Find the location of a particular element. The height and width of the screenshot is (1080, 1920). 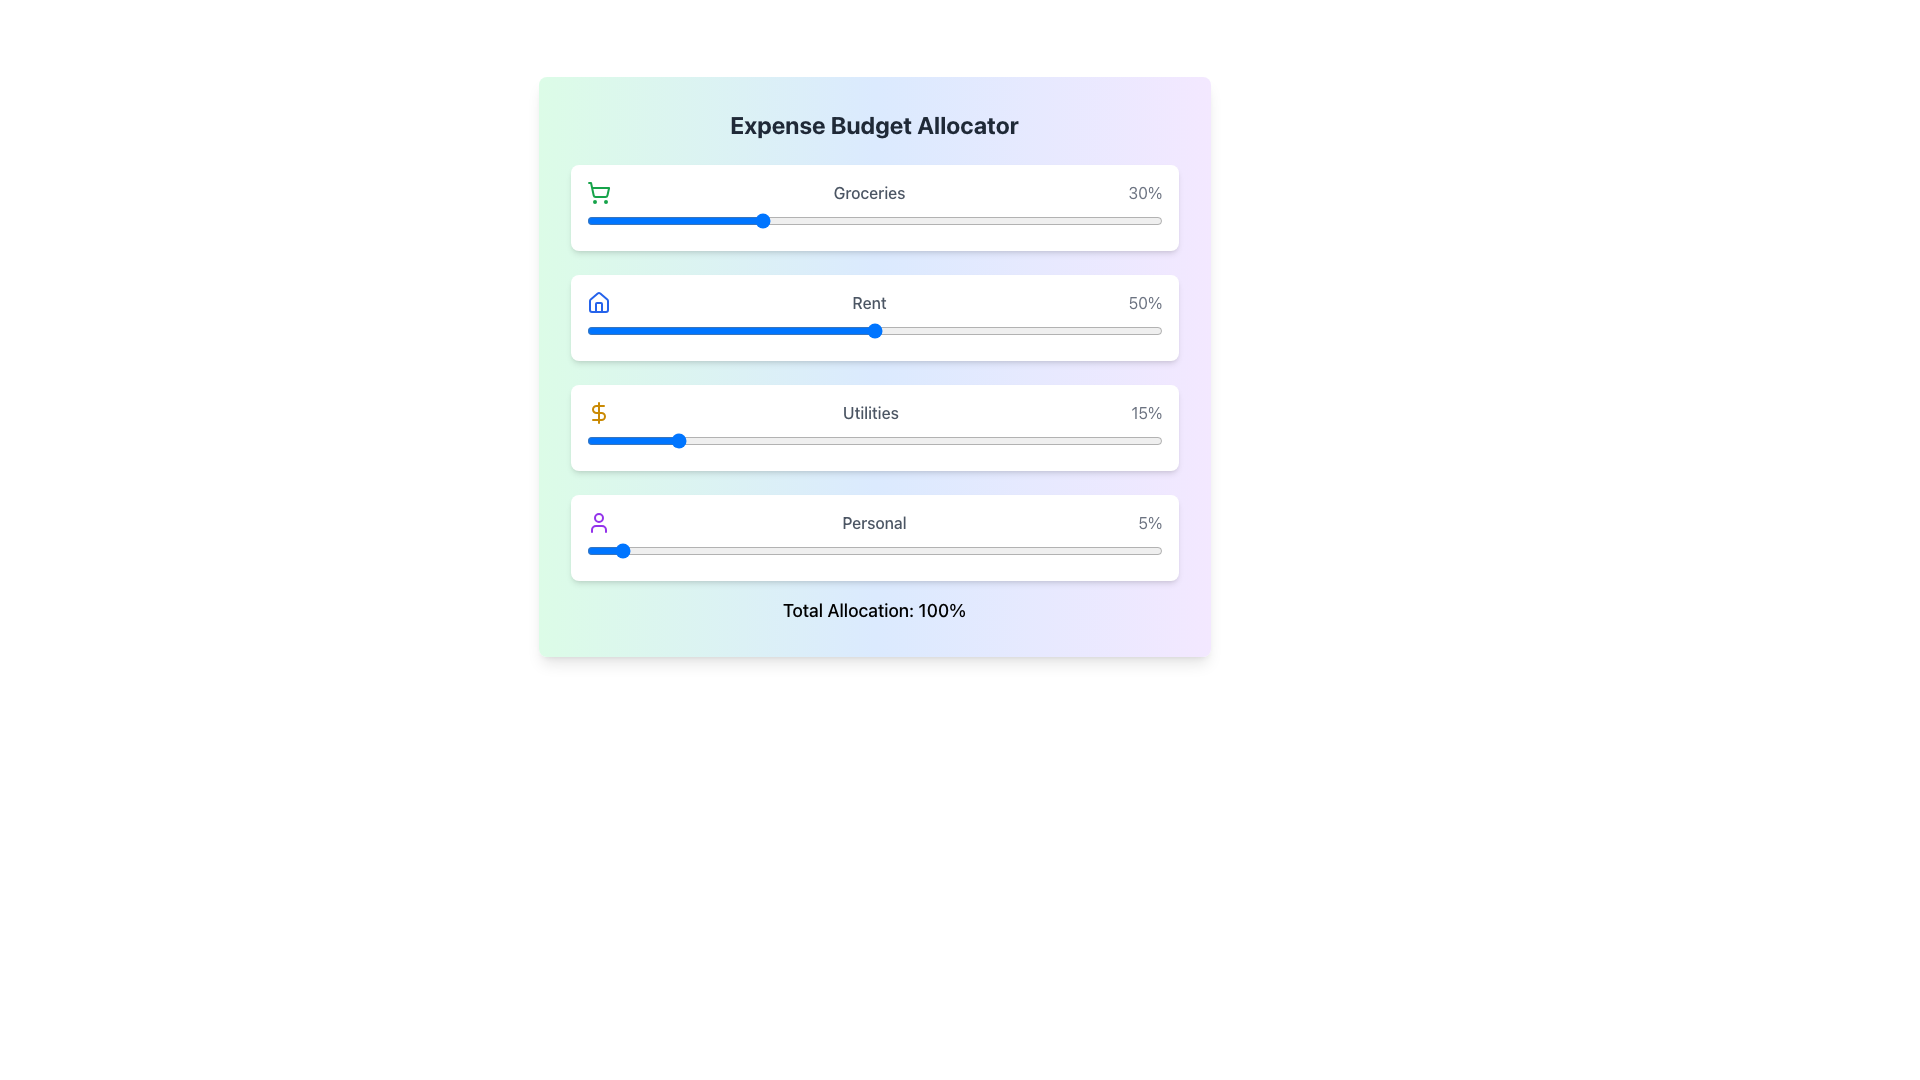

the range slider track near the blue handle to set the value for groceries, which is positioned under the 'Groceries' label and next to the '30%' display is located at coordinates (874, 220).